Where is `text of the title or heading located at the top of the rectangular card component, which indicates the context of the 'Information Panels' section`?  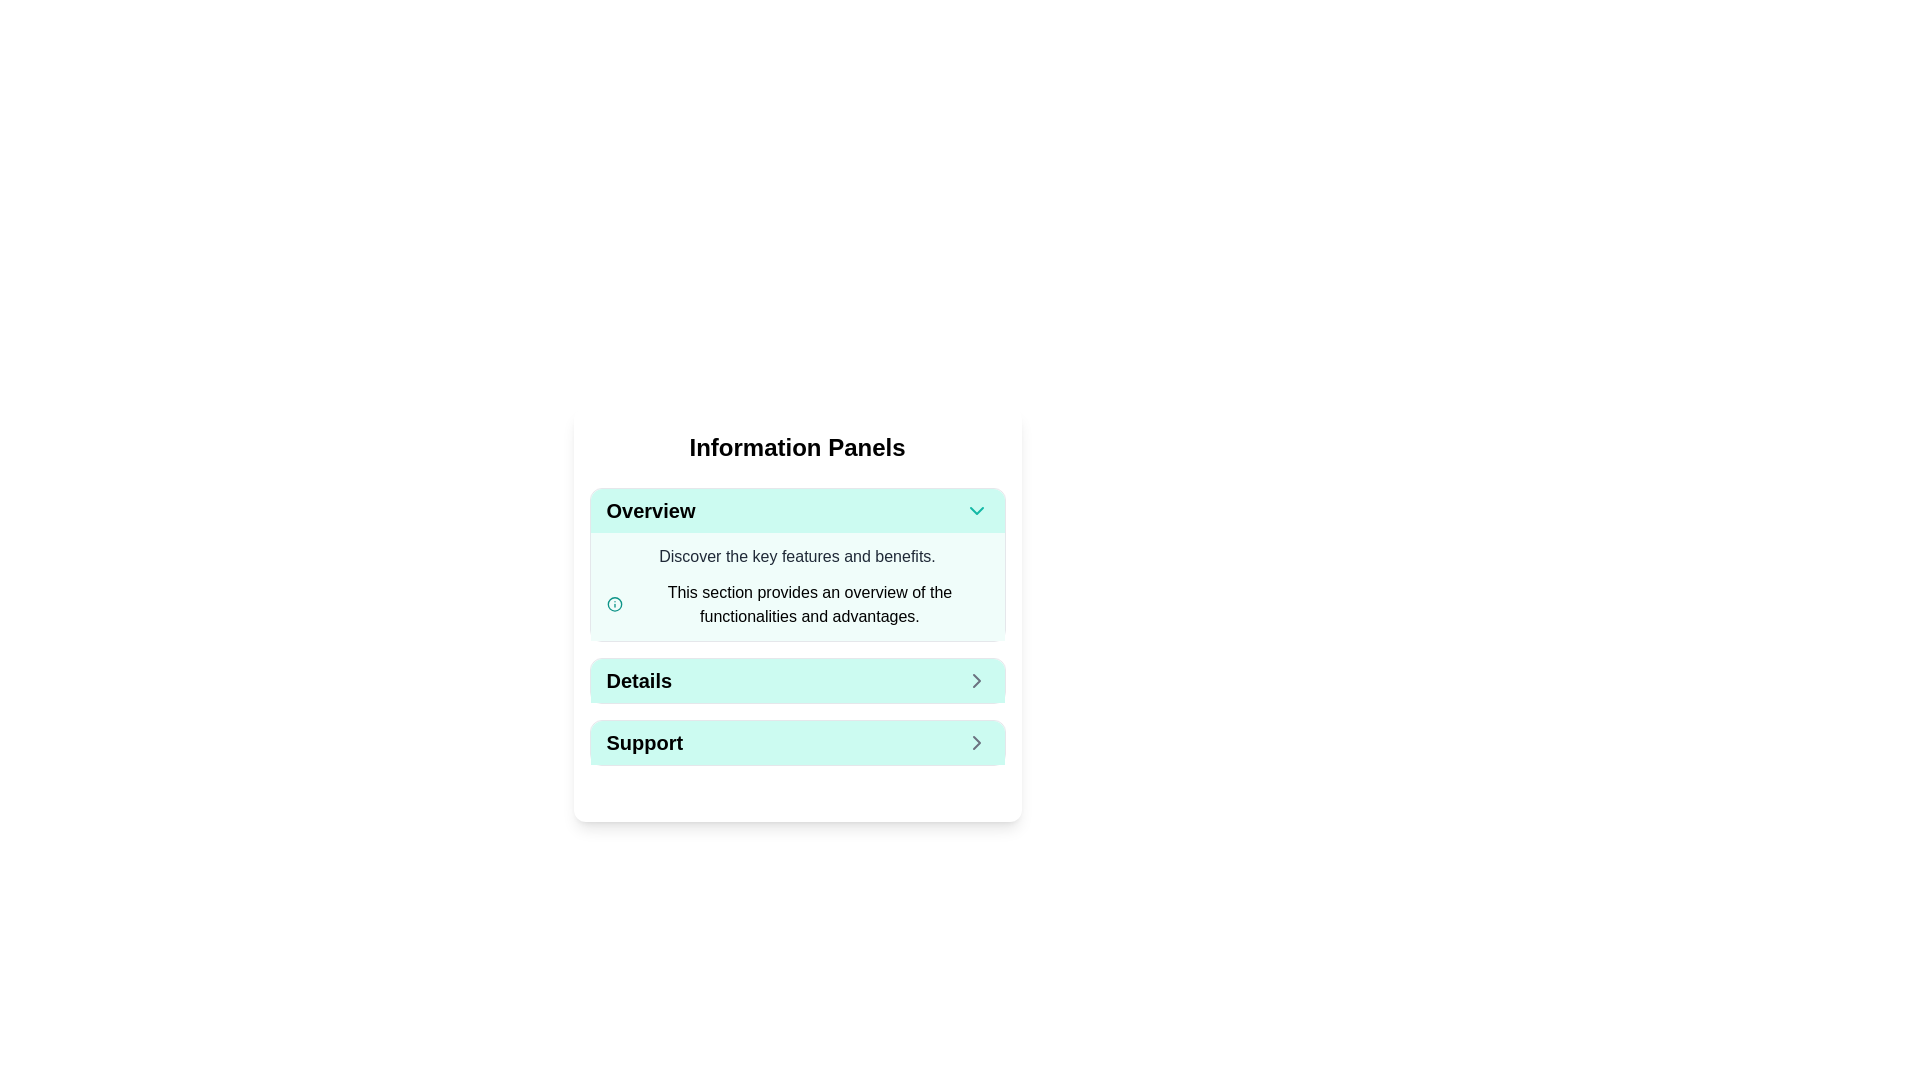
text of the title or heading located at the top of the rectangular card component, which indicates the context of the 'Information Panels' section is located at coordinates (796, 446).